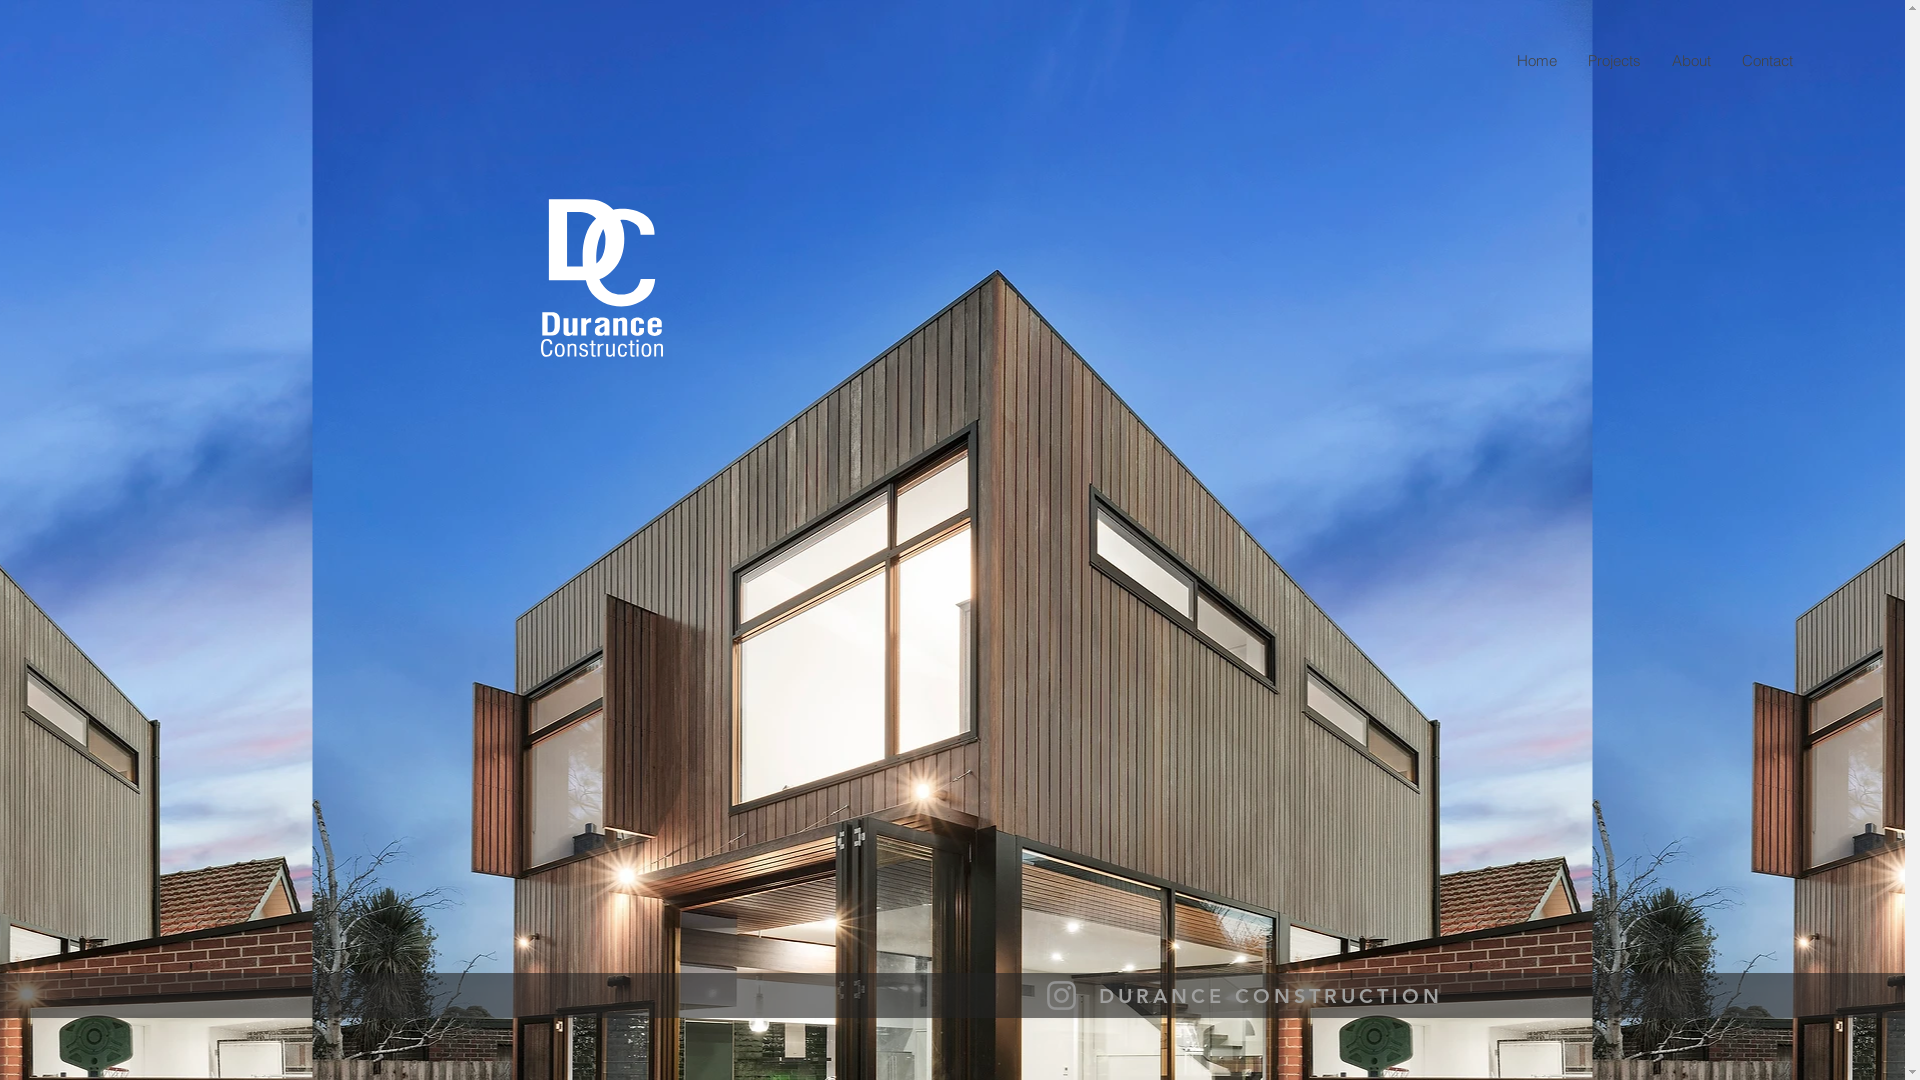 Image resolution: width=1920 pixels, height=1080 pixels. I want to click on 'Home', so click(1535, 59).